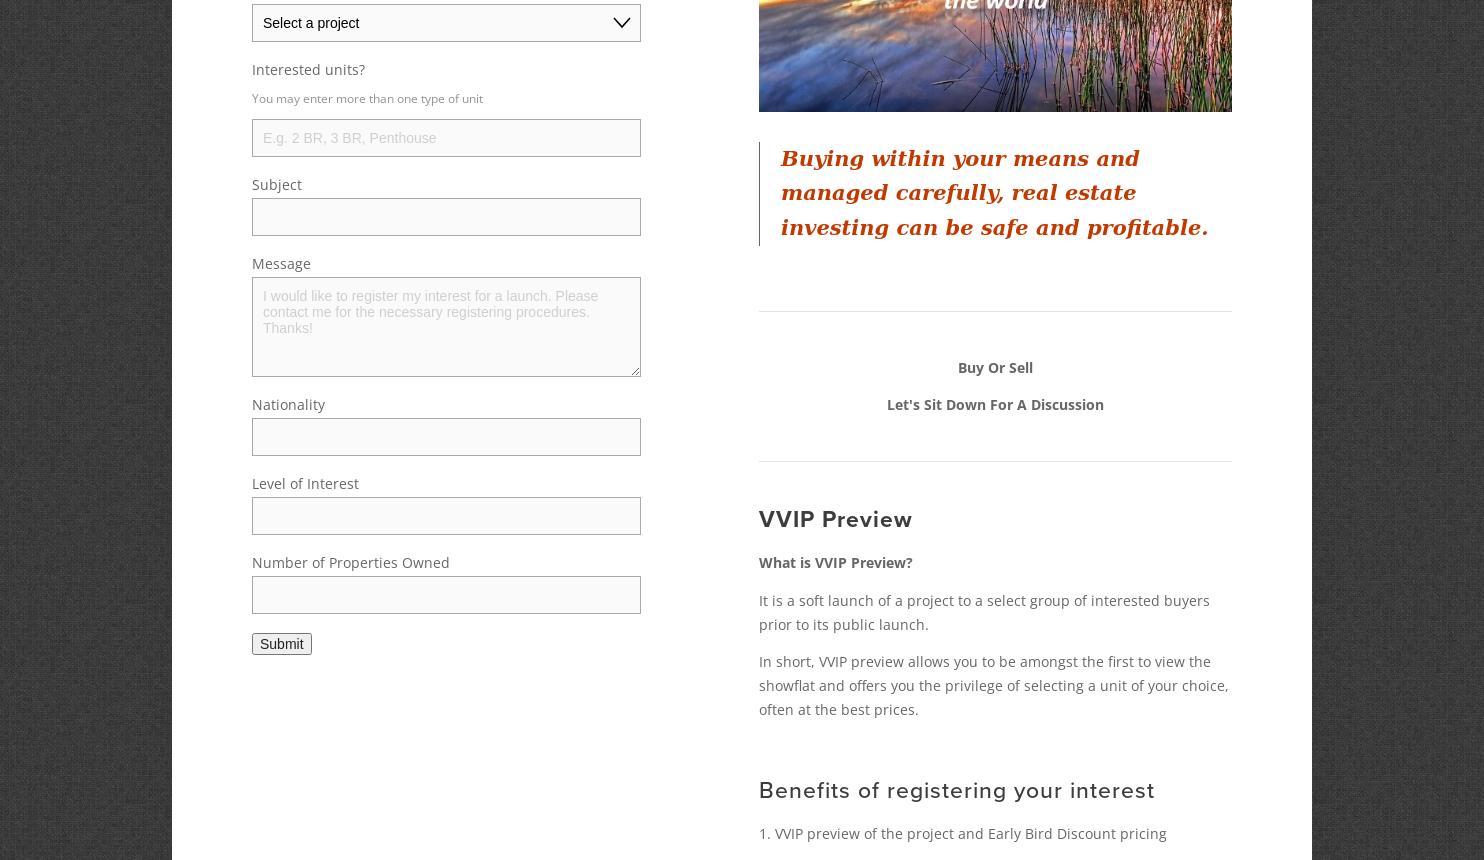 This screenshot has width=1484, height=860. What do you see at coordinates (758, 685) in the screenshot?
I see `'In short, VVIP preview allows you to be amongst the first to view the showflat and offers you the privilege of selecting a unit of your choice, often at the best prices.'` at bounding box center [758, 685].